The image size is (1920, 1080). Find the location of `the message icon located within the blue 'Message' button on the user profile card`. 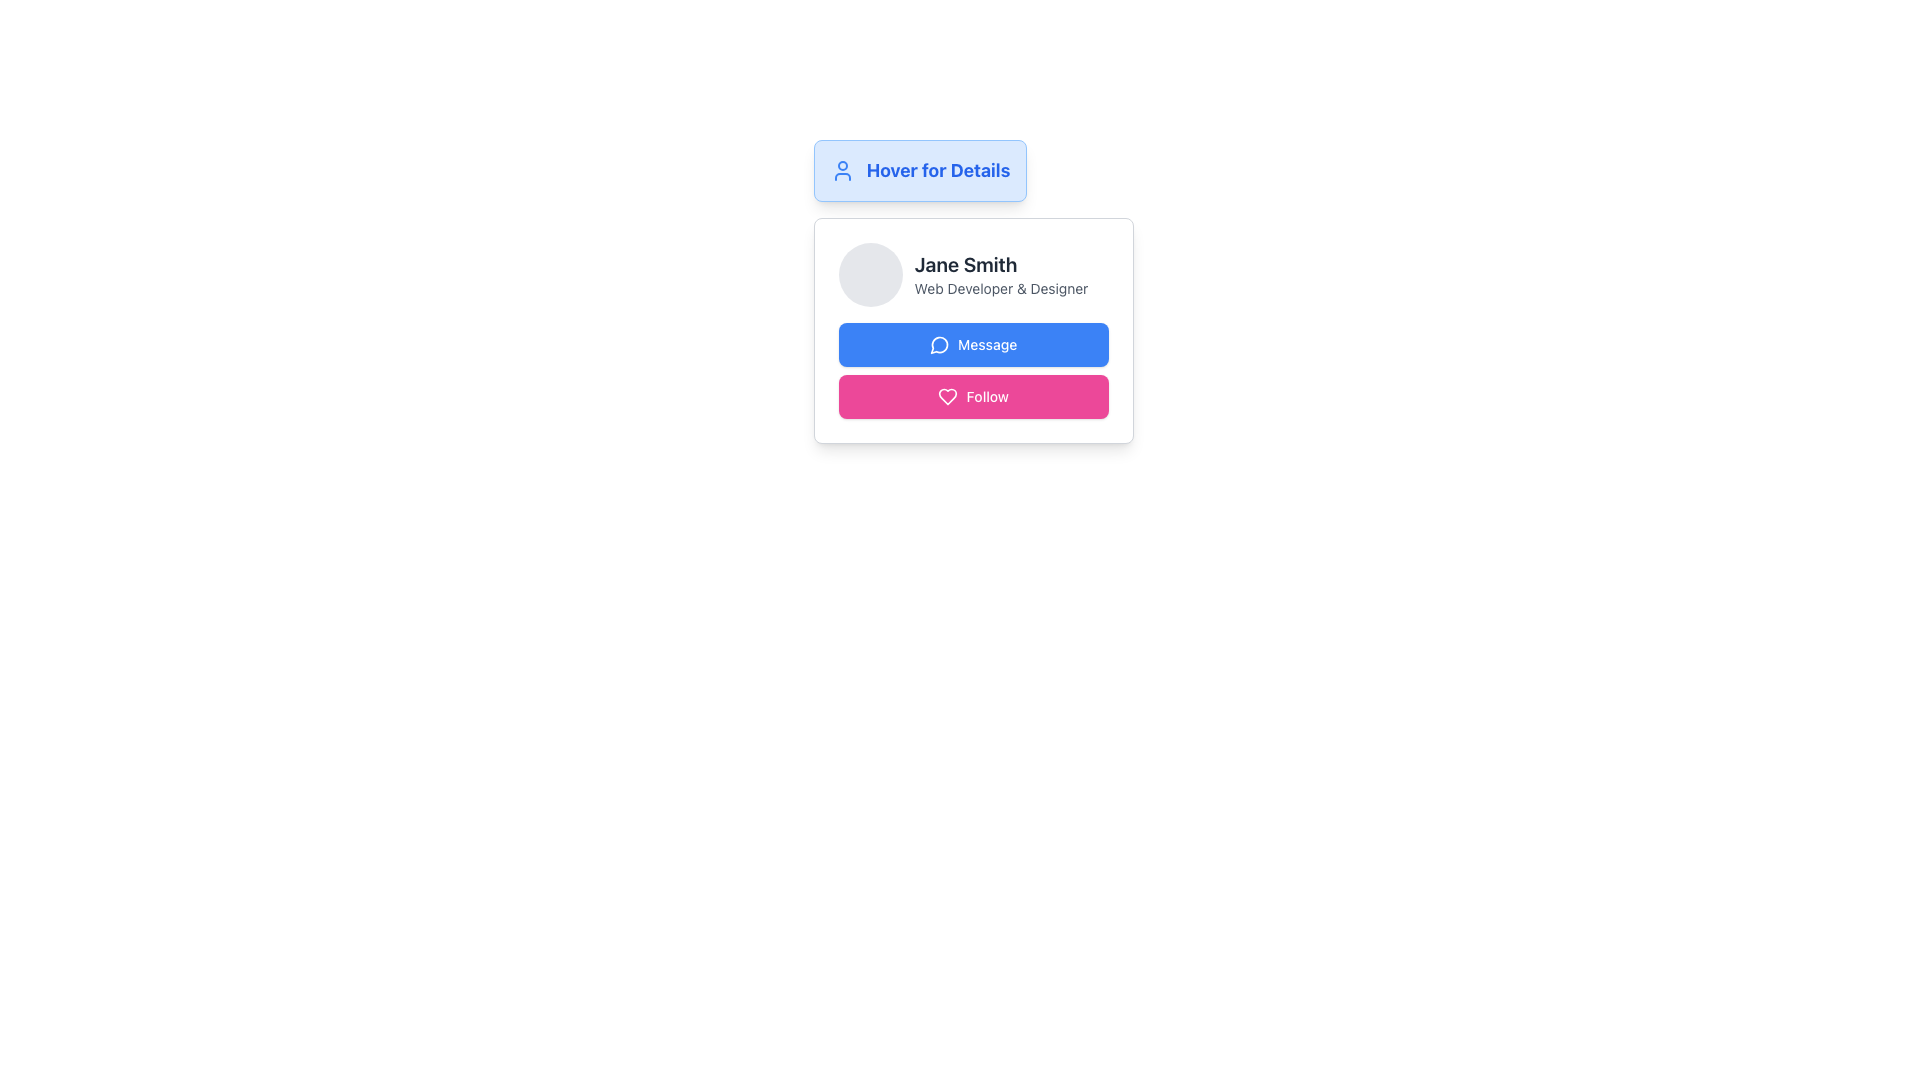

the message icon located within the blue 'Message' button on the user profile card is located at coordinates (938, 344).